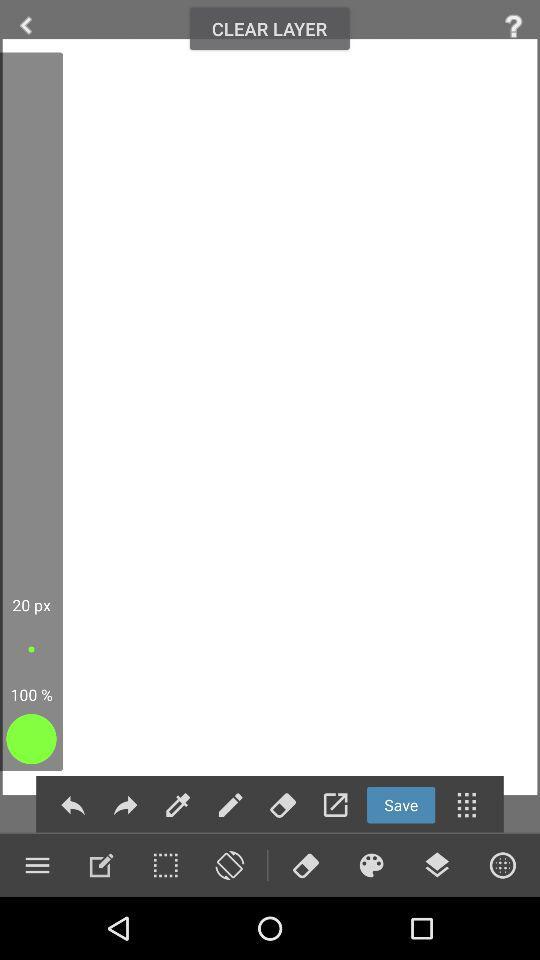 The image size is (540, 960). Describe the element at coordinates (37, 864) in the screenshot. I see `menu` at that location.